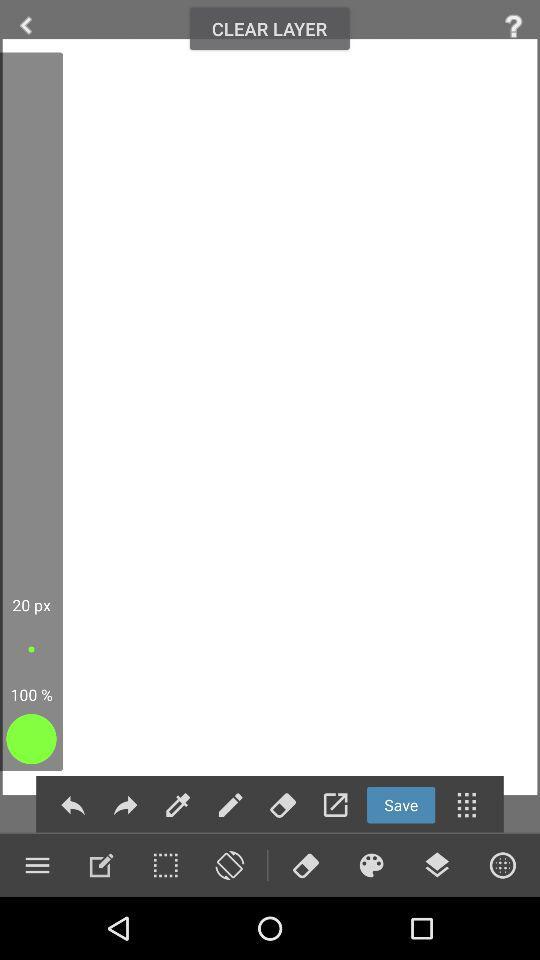 The image size is (540, 960). Describe the element at coordinates (37, 864) in the screenshot. I see `menu` at that location.